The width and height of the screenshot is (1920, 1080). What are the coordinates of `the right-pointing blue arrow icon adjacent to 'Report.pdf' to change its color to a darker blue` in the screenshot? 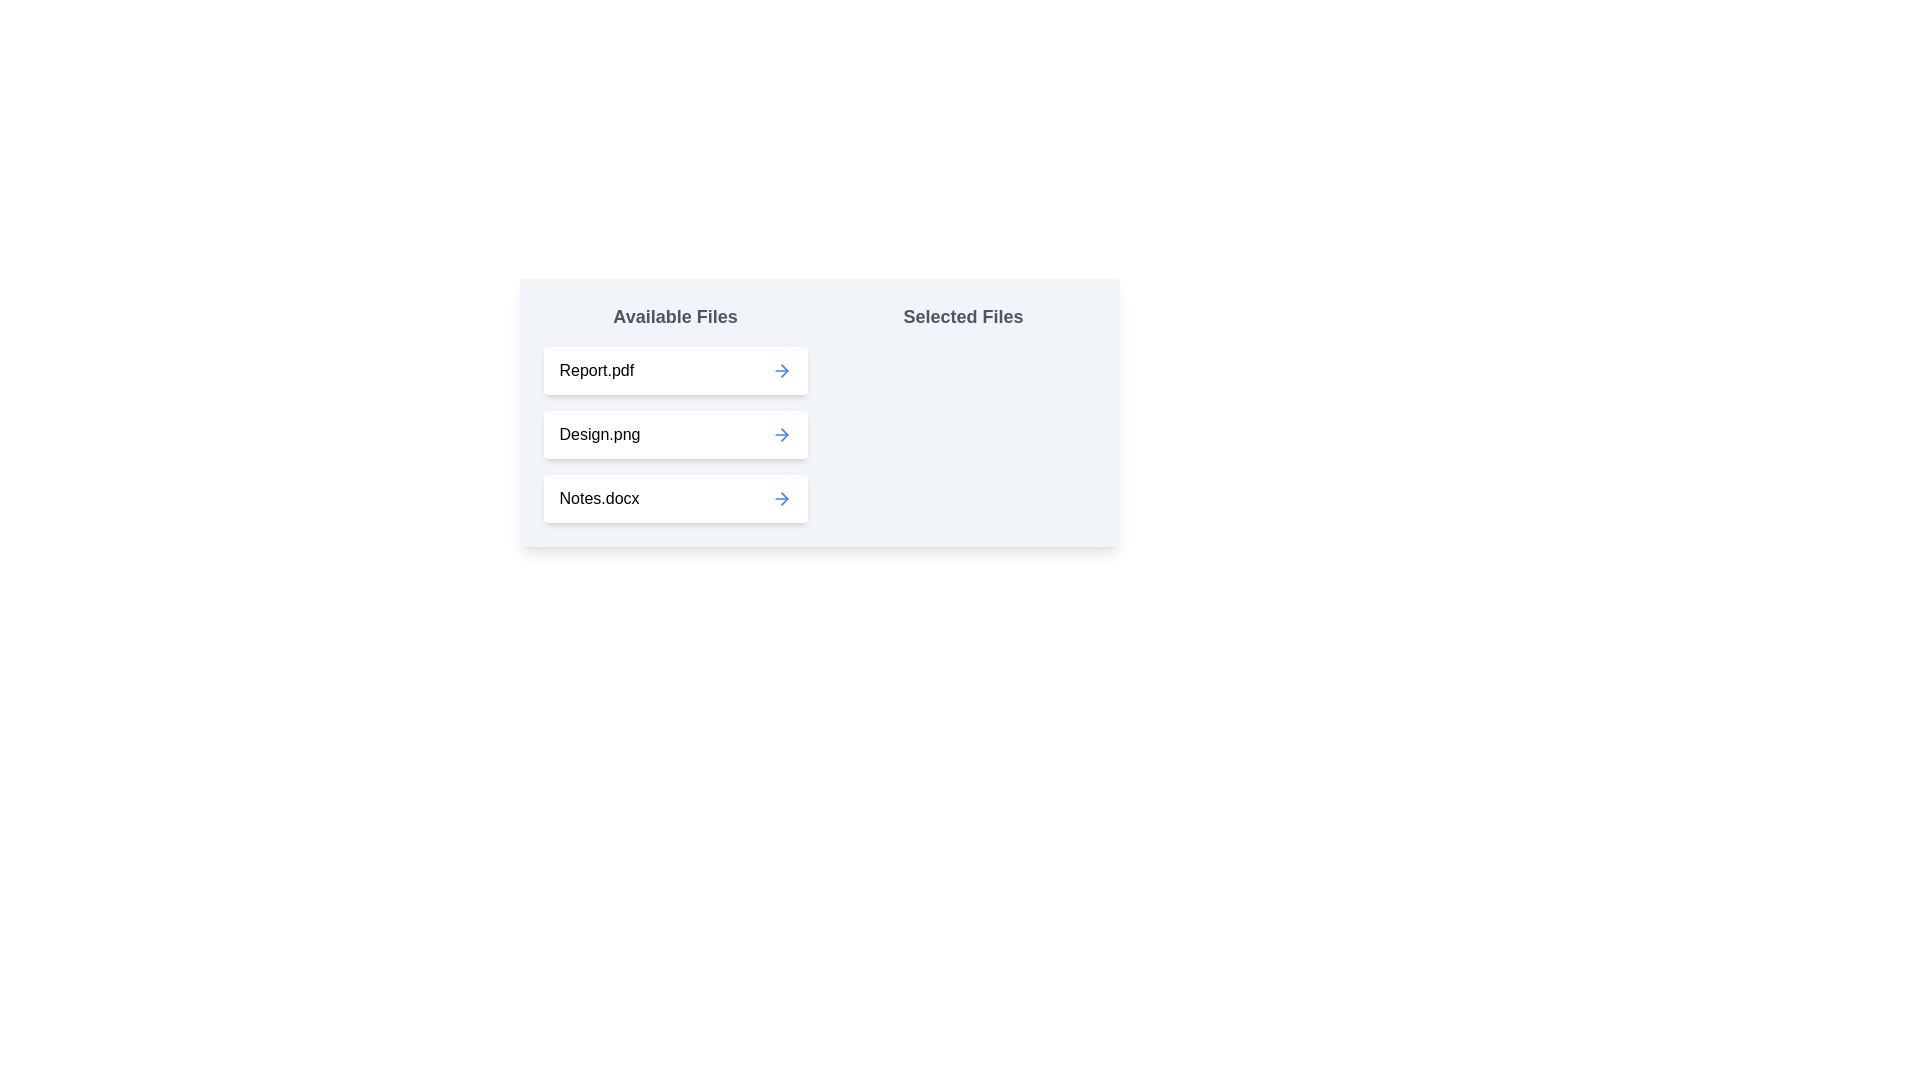 It's located at (780, 370).